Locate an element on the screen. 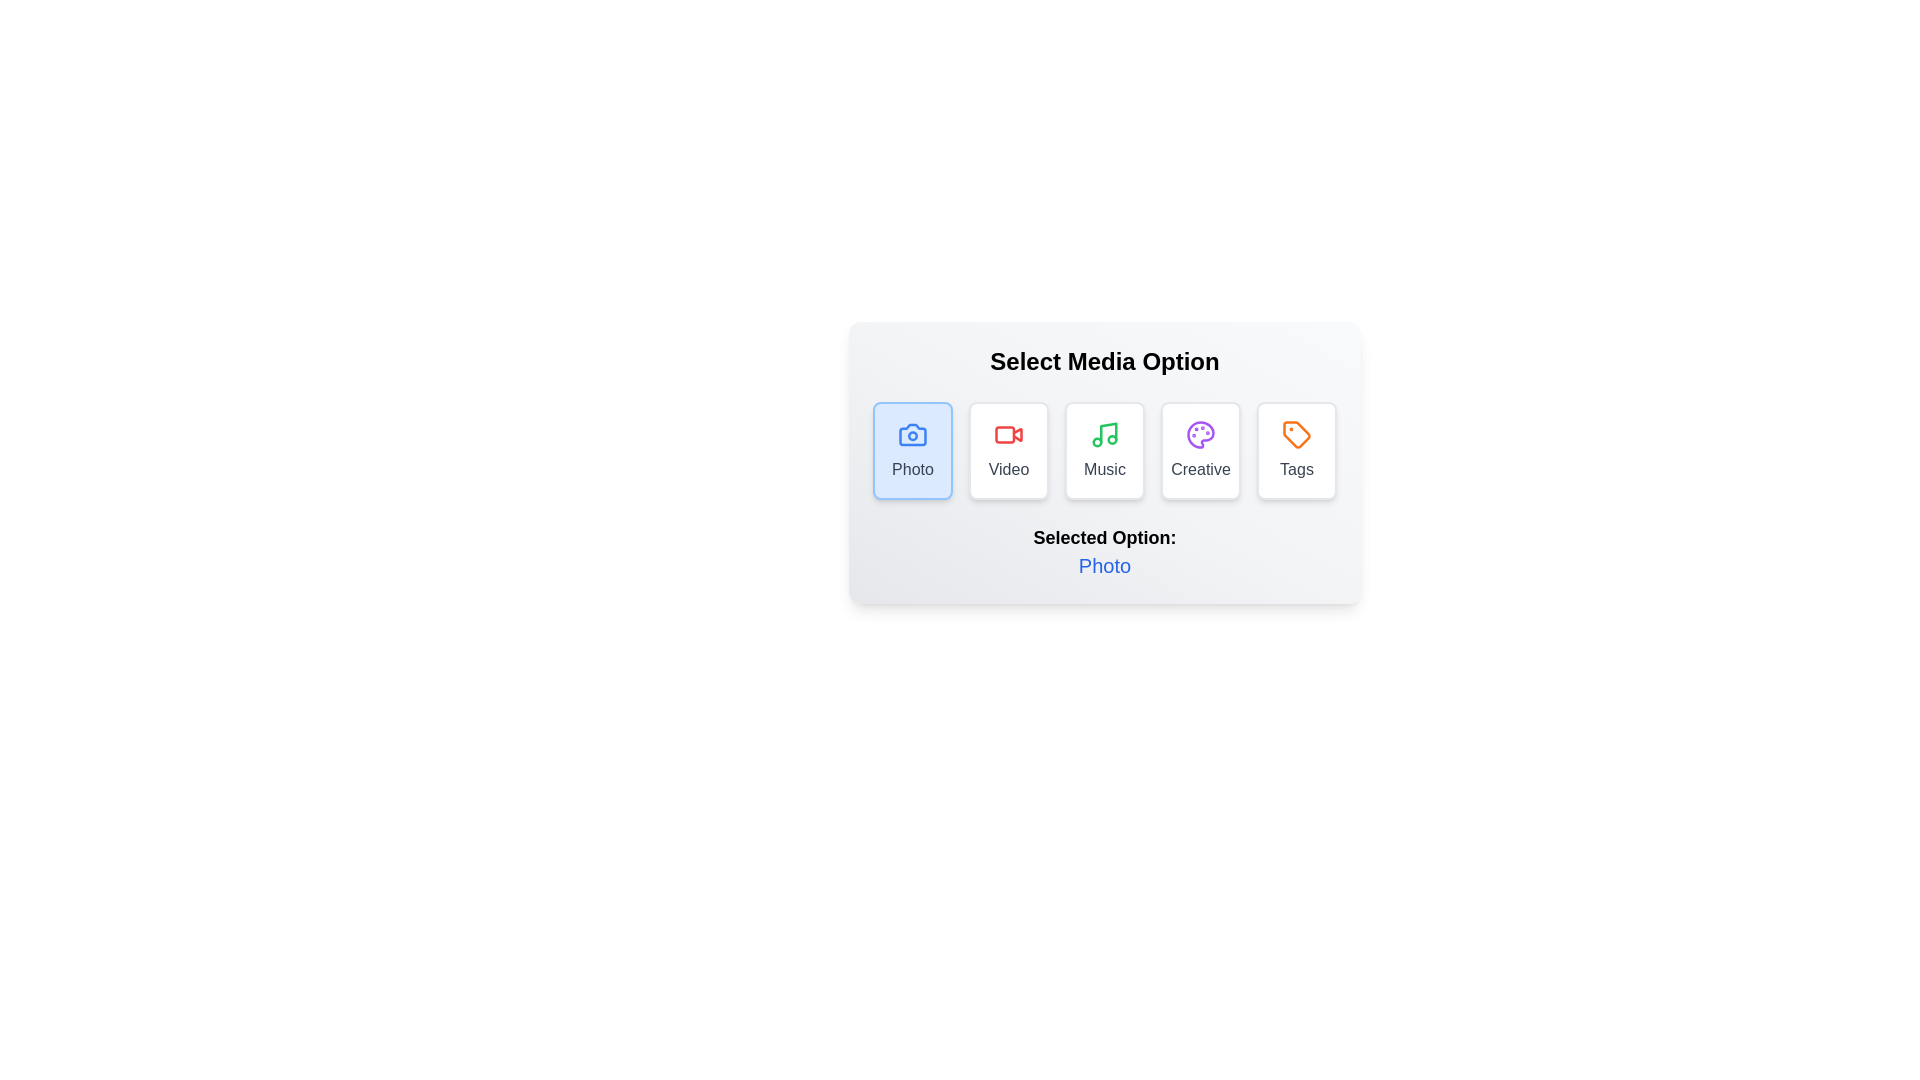 The image size is (1920, 1080). the media option Video by clicking on its corresponding button is located at coordinates (1008, 451).